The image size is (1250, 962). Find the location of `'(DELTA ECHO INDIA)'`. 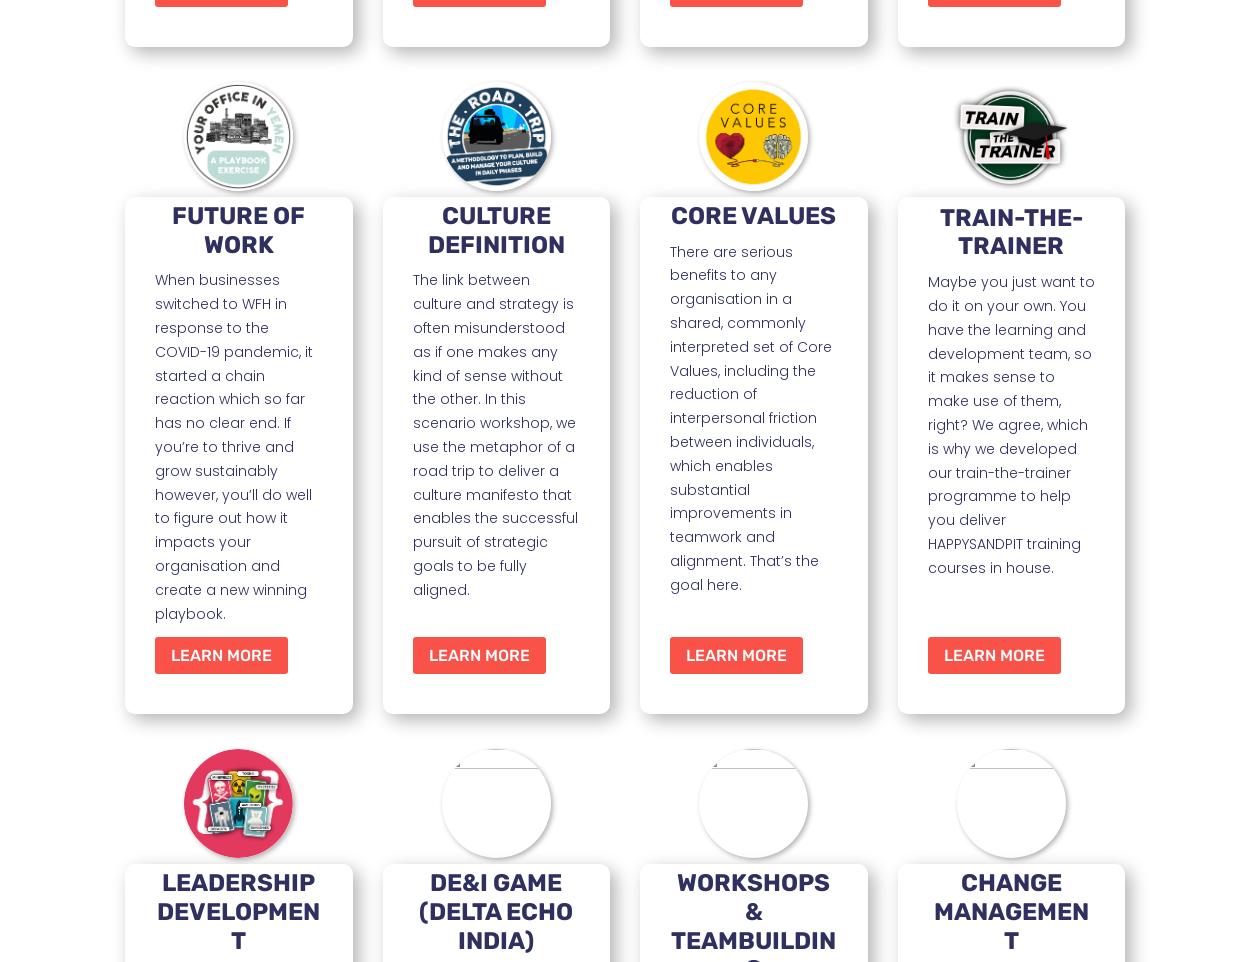

'(DELTA ECHO INDIA)' is located at coordinates (495, 925).